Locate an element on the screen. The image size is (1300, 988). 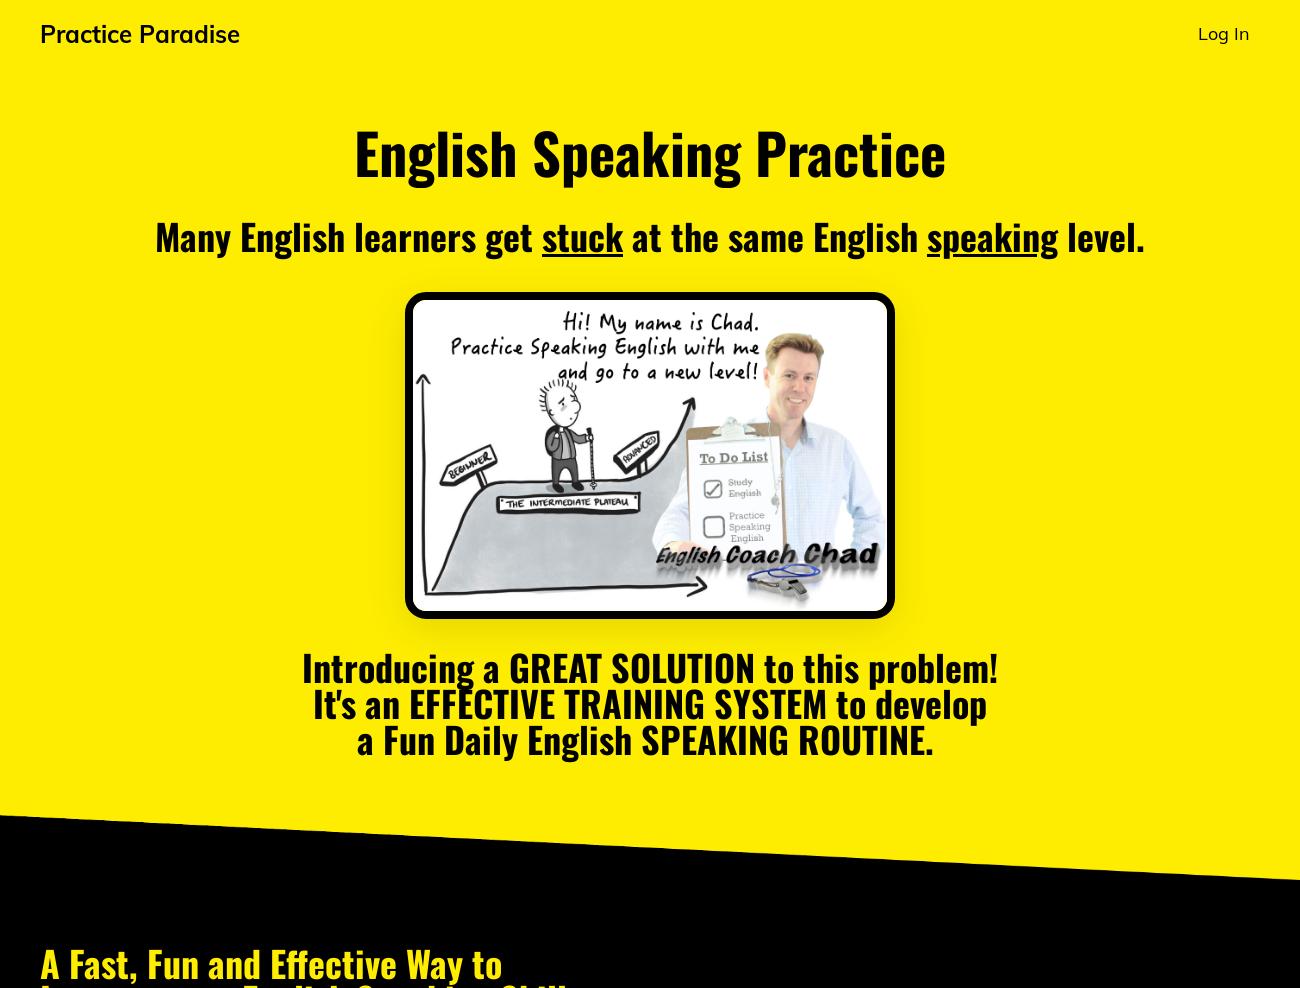
'speaking' is located at coordinates (991, 234).